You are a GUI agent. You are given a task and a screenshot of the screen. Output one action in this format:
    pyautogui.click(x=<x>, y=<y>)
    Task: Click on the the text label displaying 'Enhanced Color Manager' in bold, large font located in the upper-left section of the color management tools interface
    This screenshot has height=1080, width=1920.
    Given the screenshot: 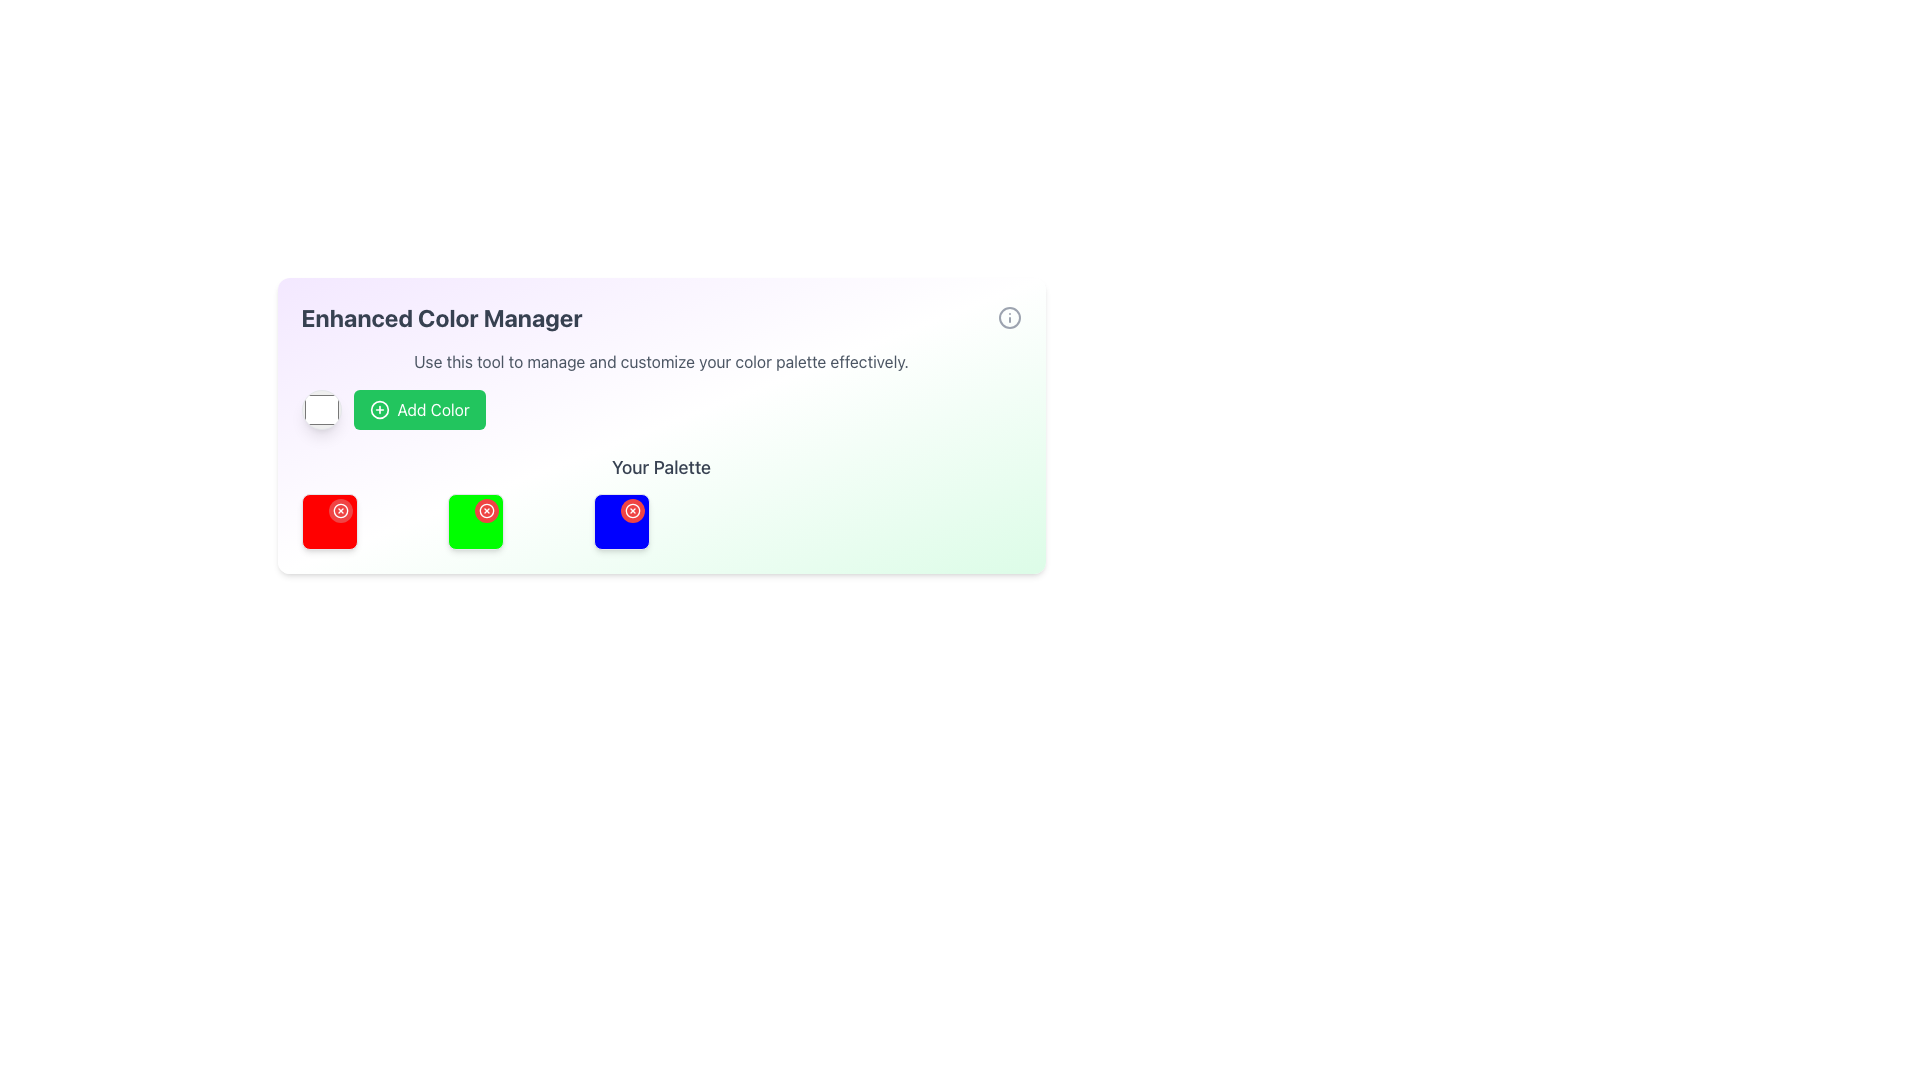 What is the action you would take?
    pyautogui.click(x=440, y=316)
    